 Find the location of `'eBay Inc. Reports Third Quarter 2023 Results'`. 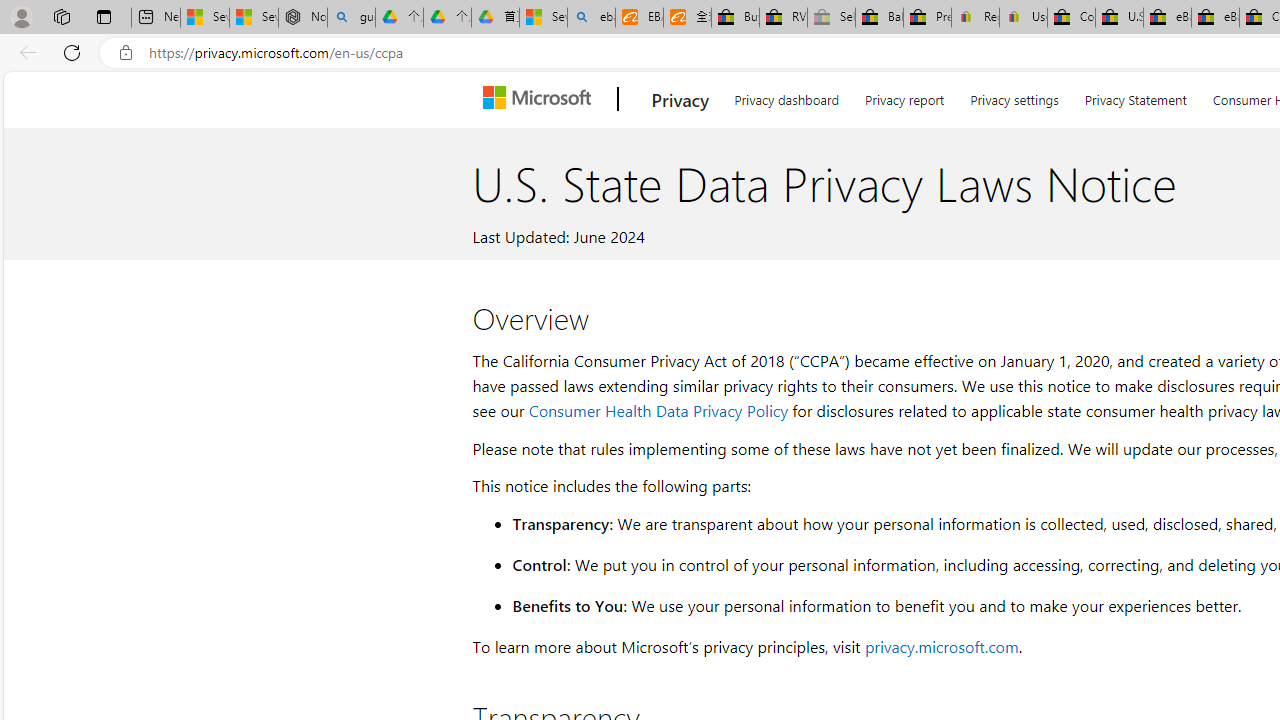

'eBay Inc. Reports Third Quarter 2023 Results' is located at coordinates (1214, 17).